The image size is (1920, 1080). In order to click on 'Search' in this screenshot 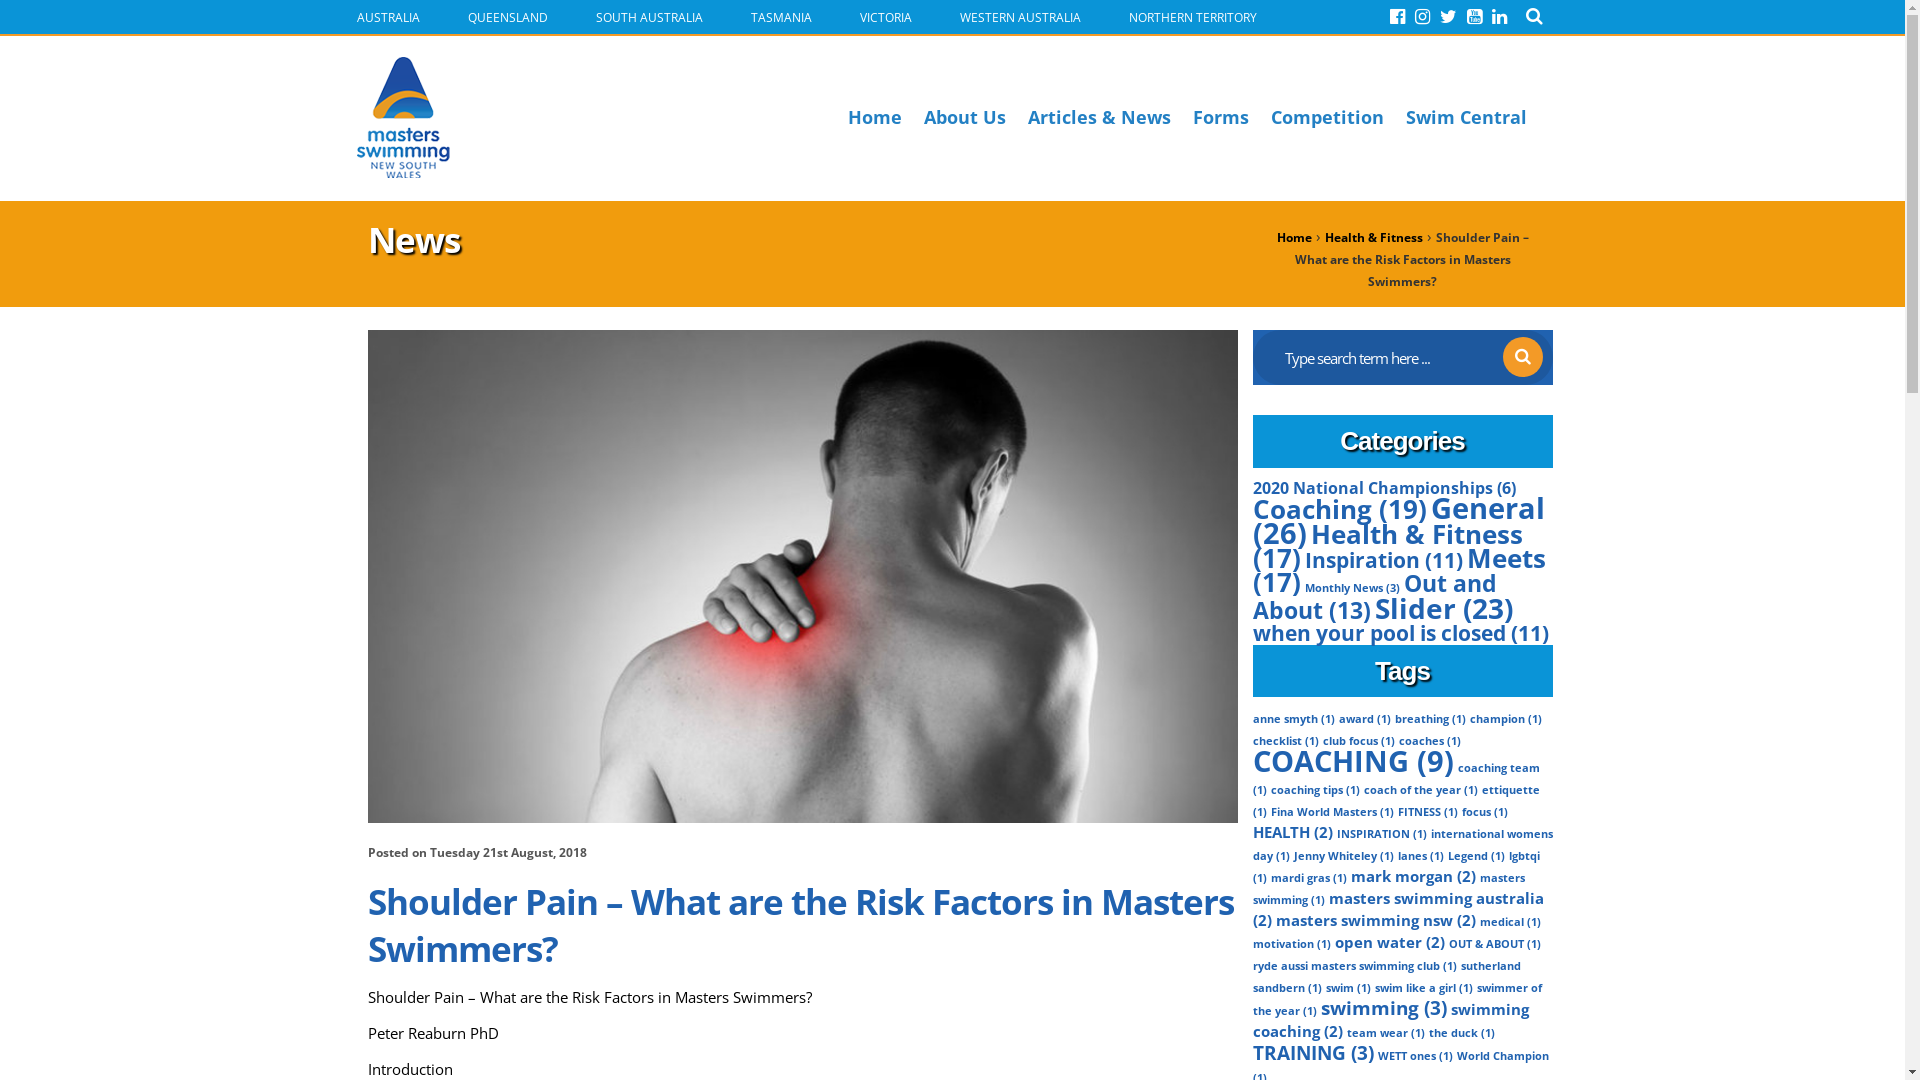, I will do `click(1533, 16)`.